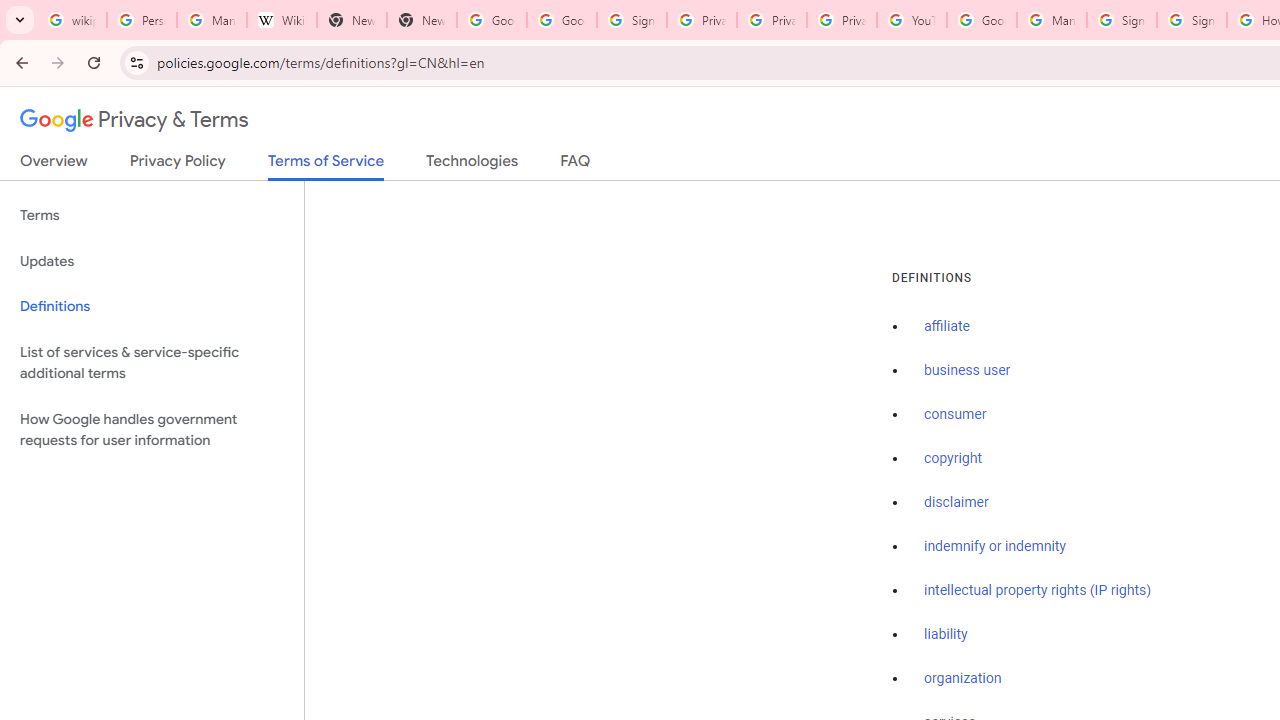 This screenshot has height=720, width=1280. Describe the element at coordinates (352, 20) in the screenshot. I see `'New Tab'` at that location.